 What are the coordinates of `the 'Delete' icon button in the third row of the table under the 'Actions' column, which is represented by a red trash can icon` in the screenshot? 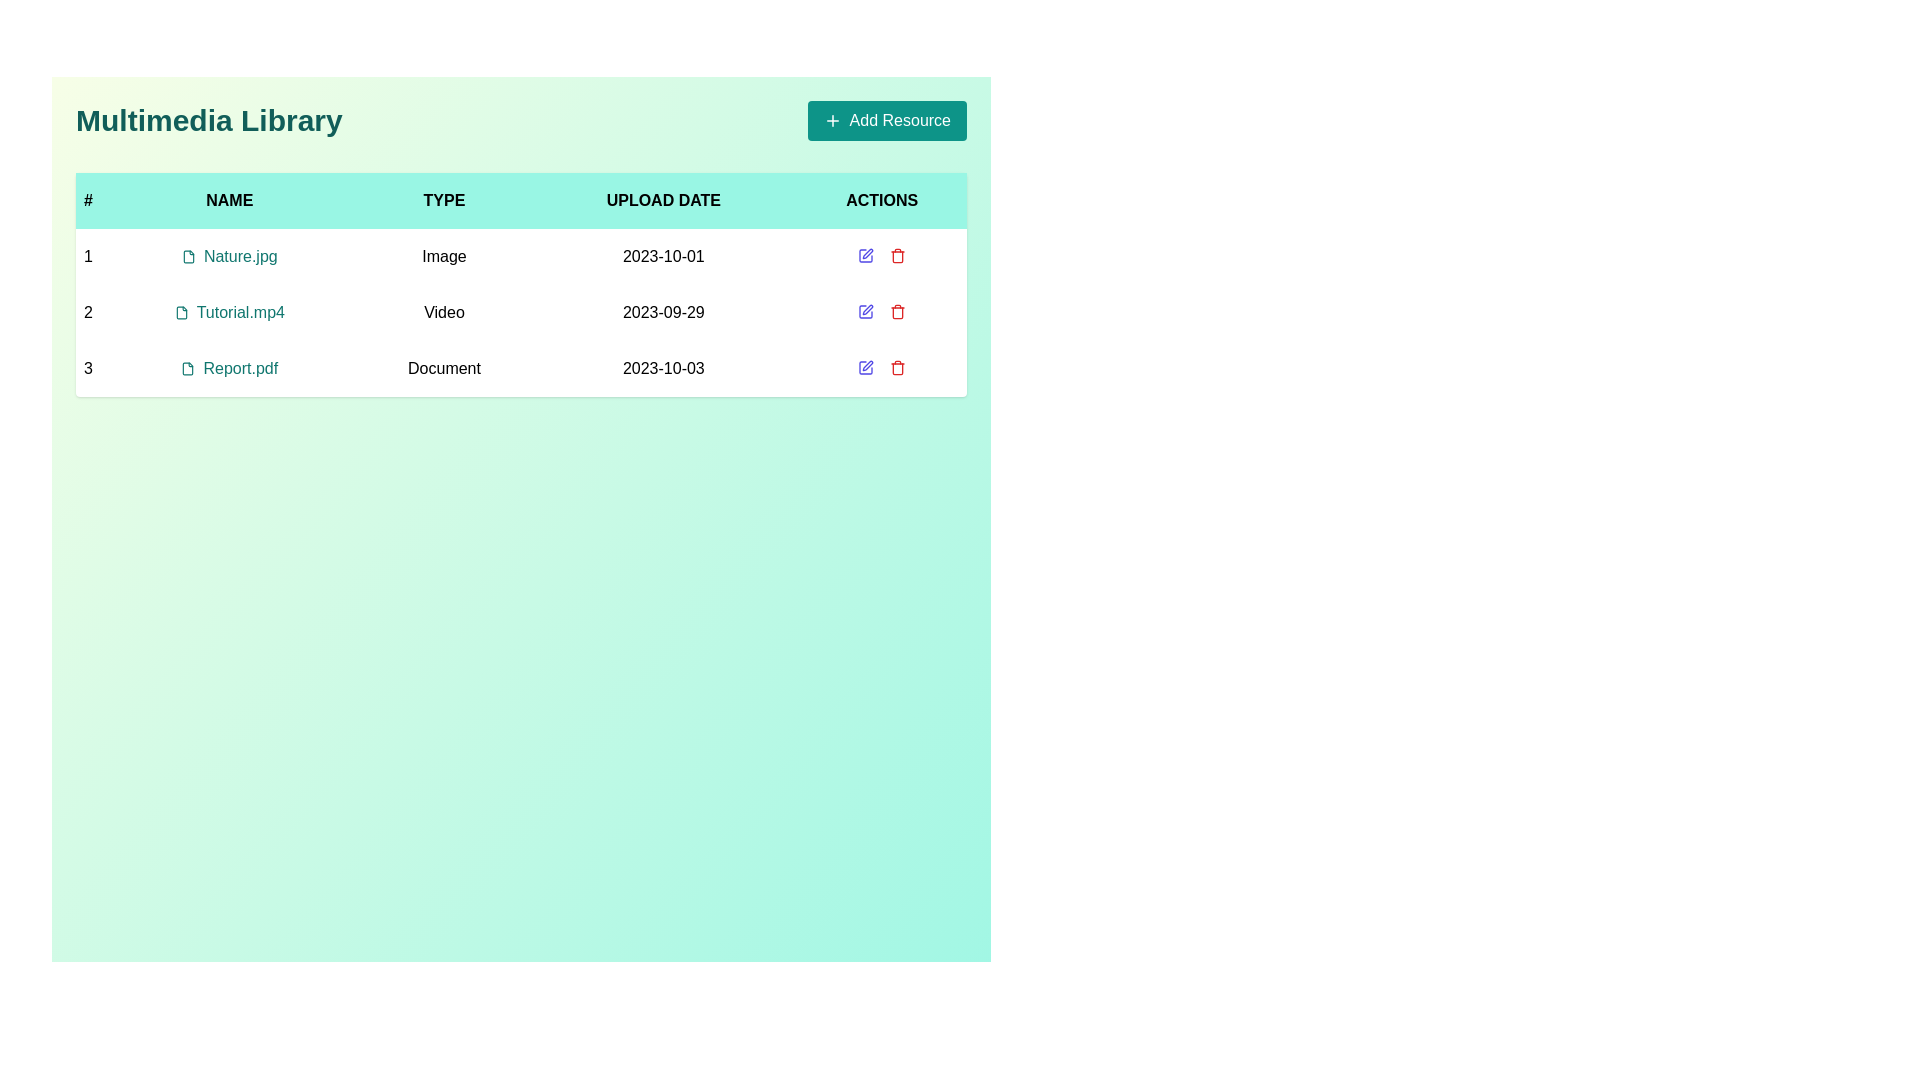 It's located at (897, 256).